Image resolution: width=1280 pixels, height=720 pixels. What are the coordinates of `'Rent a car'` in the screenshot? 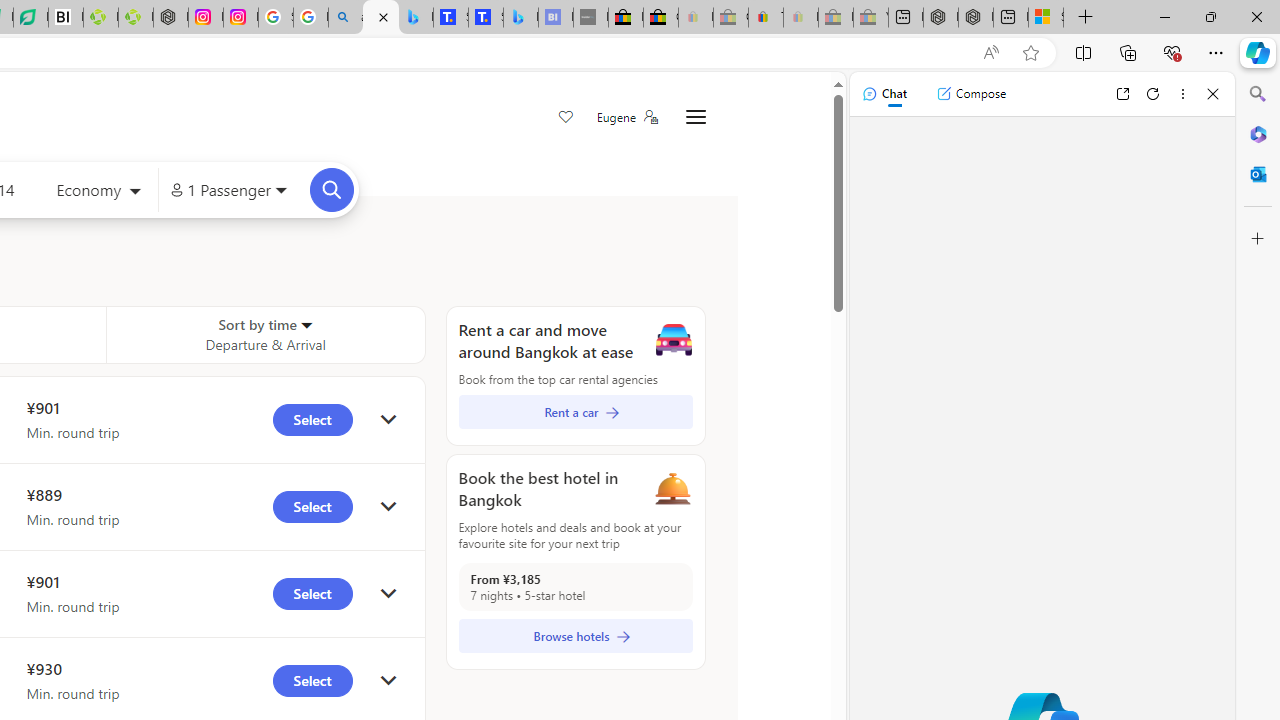 It's located at (574, 411).